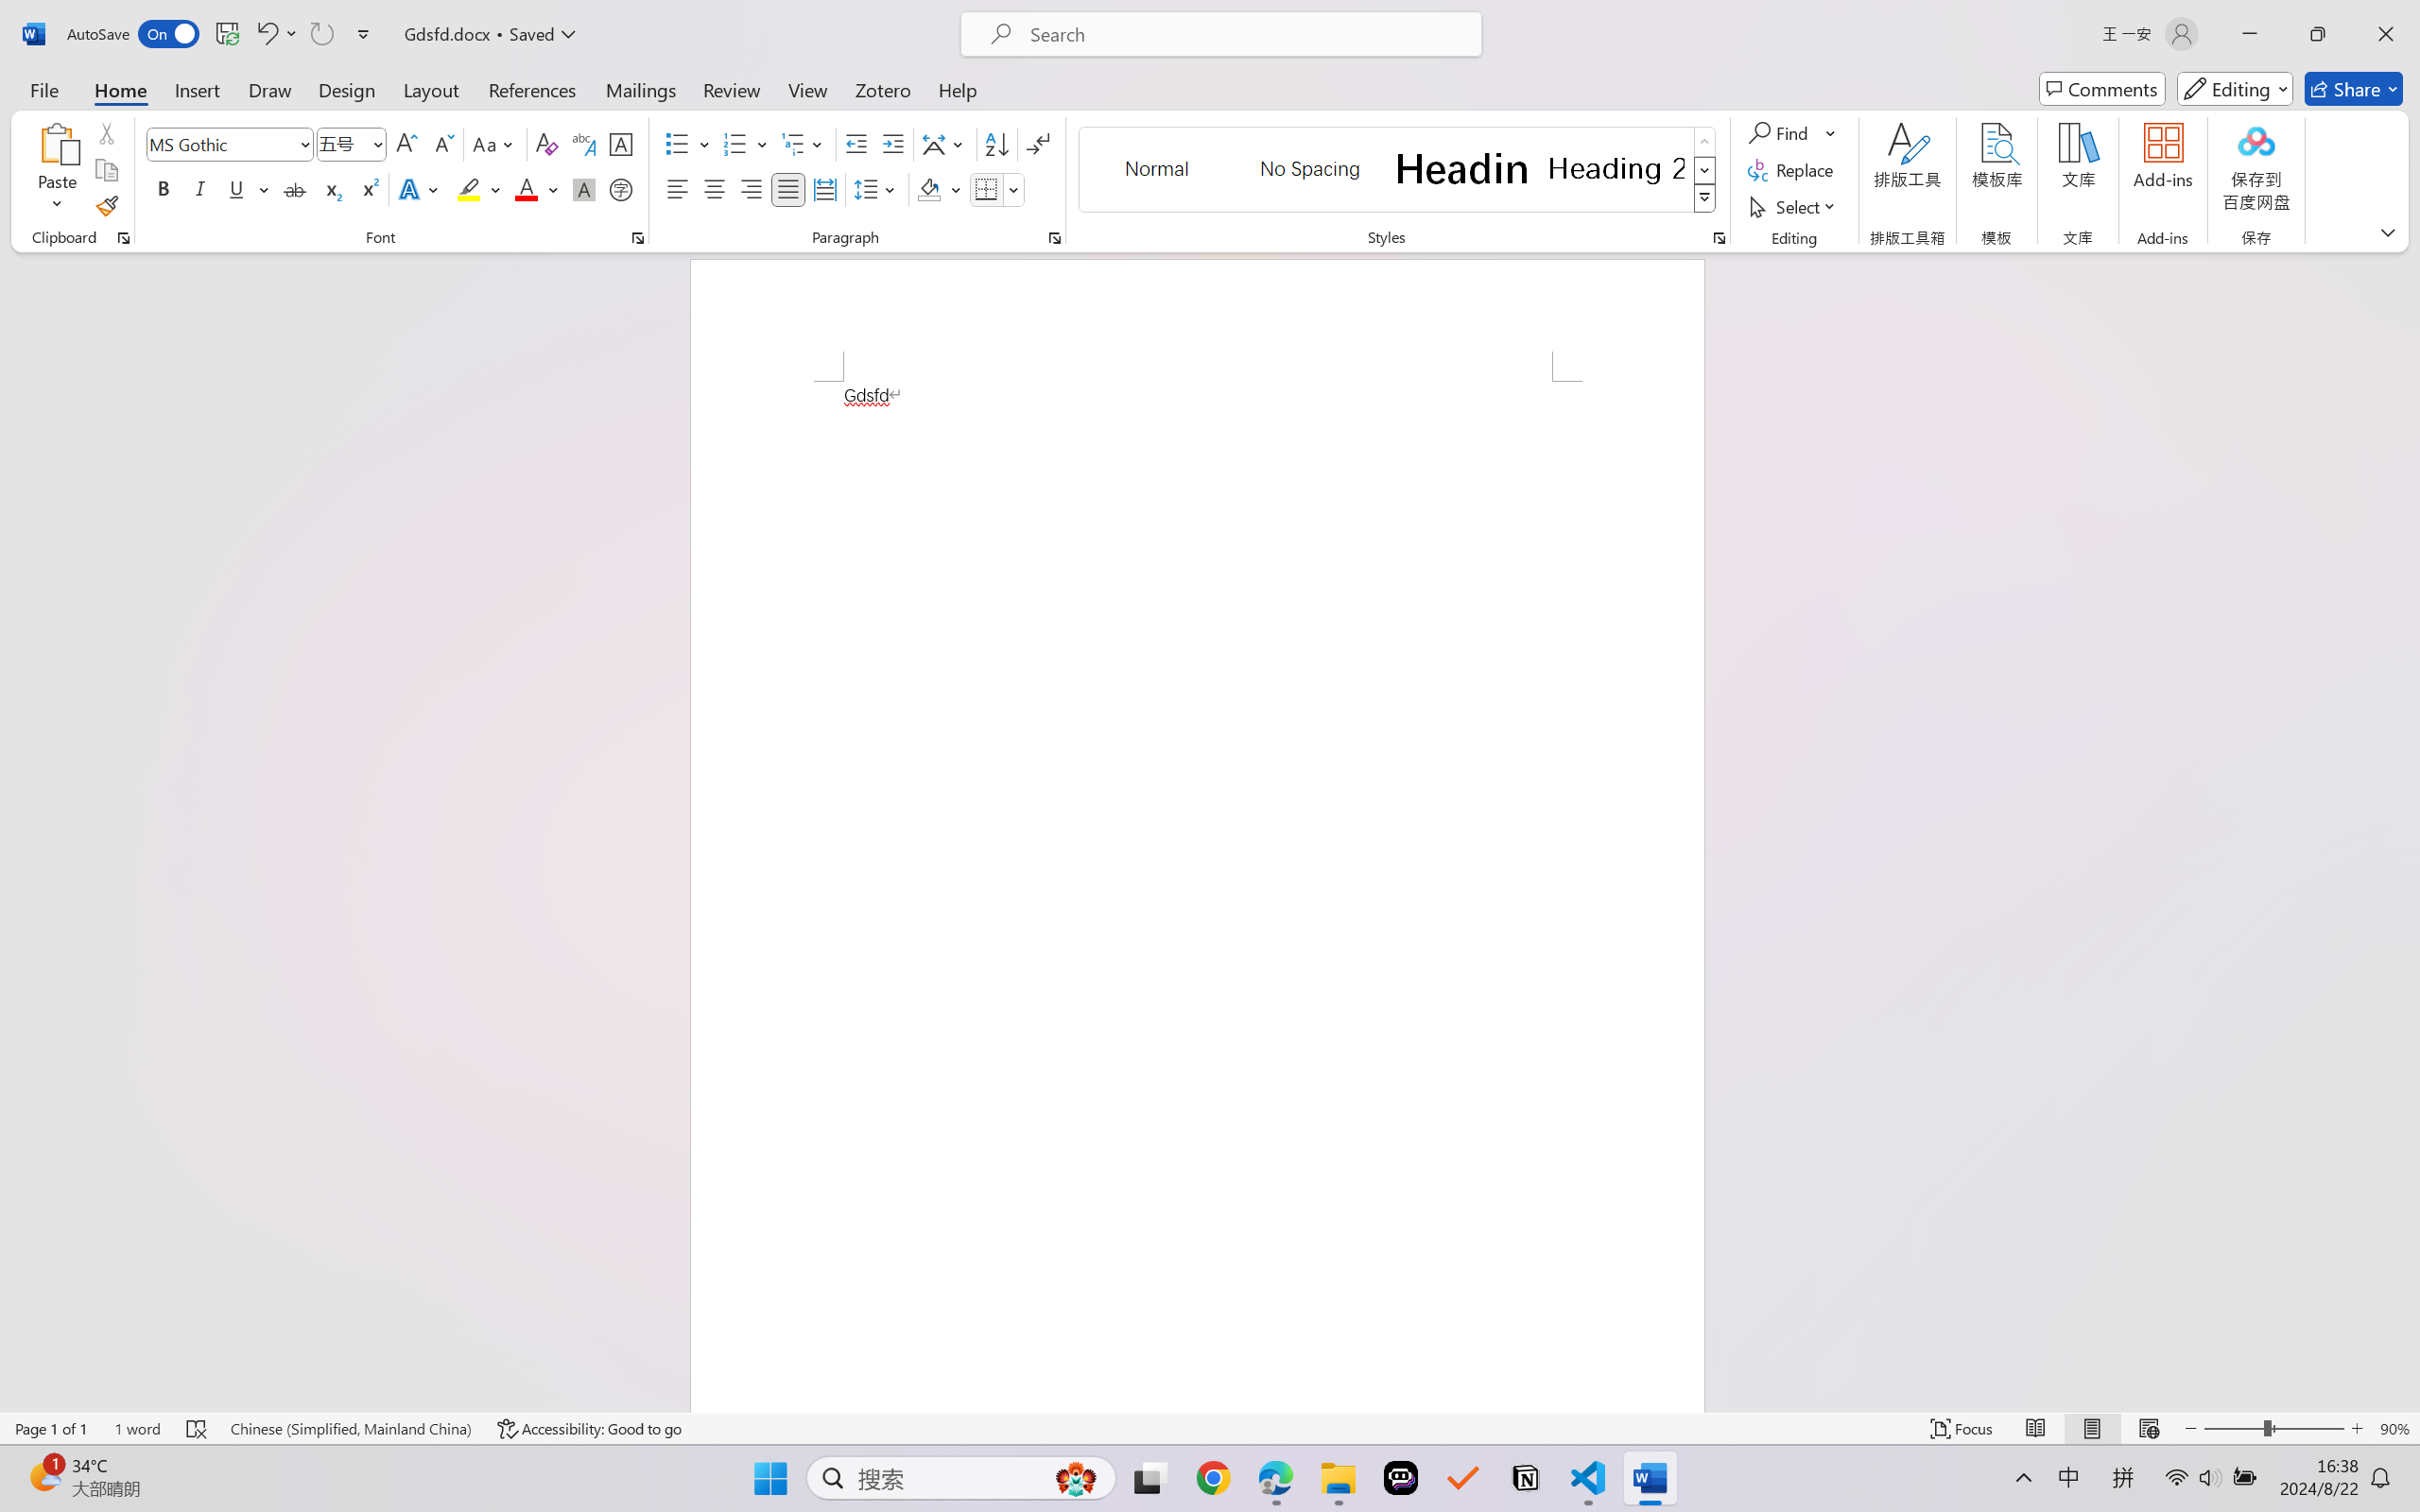  Describe the element at coordinates (274, 33) in the screenshot. I see `'Undo Font Formatting'` at that location.